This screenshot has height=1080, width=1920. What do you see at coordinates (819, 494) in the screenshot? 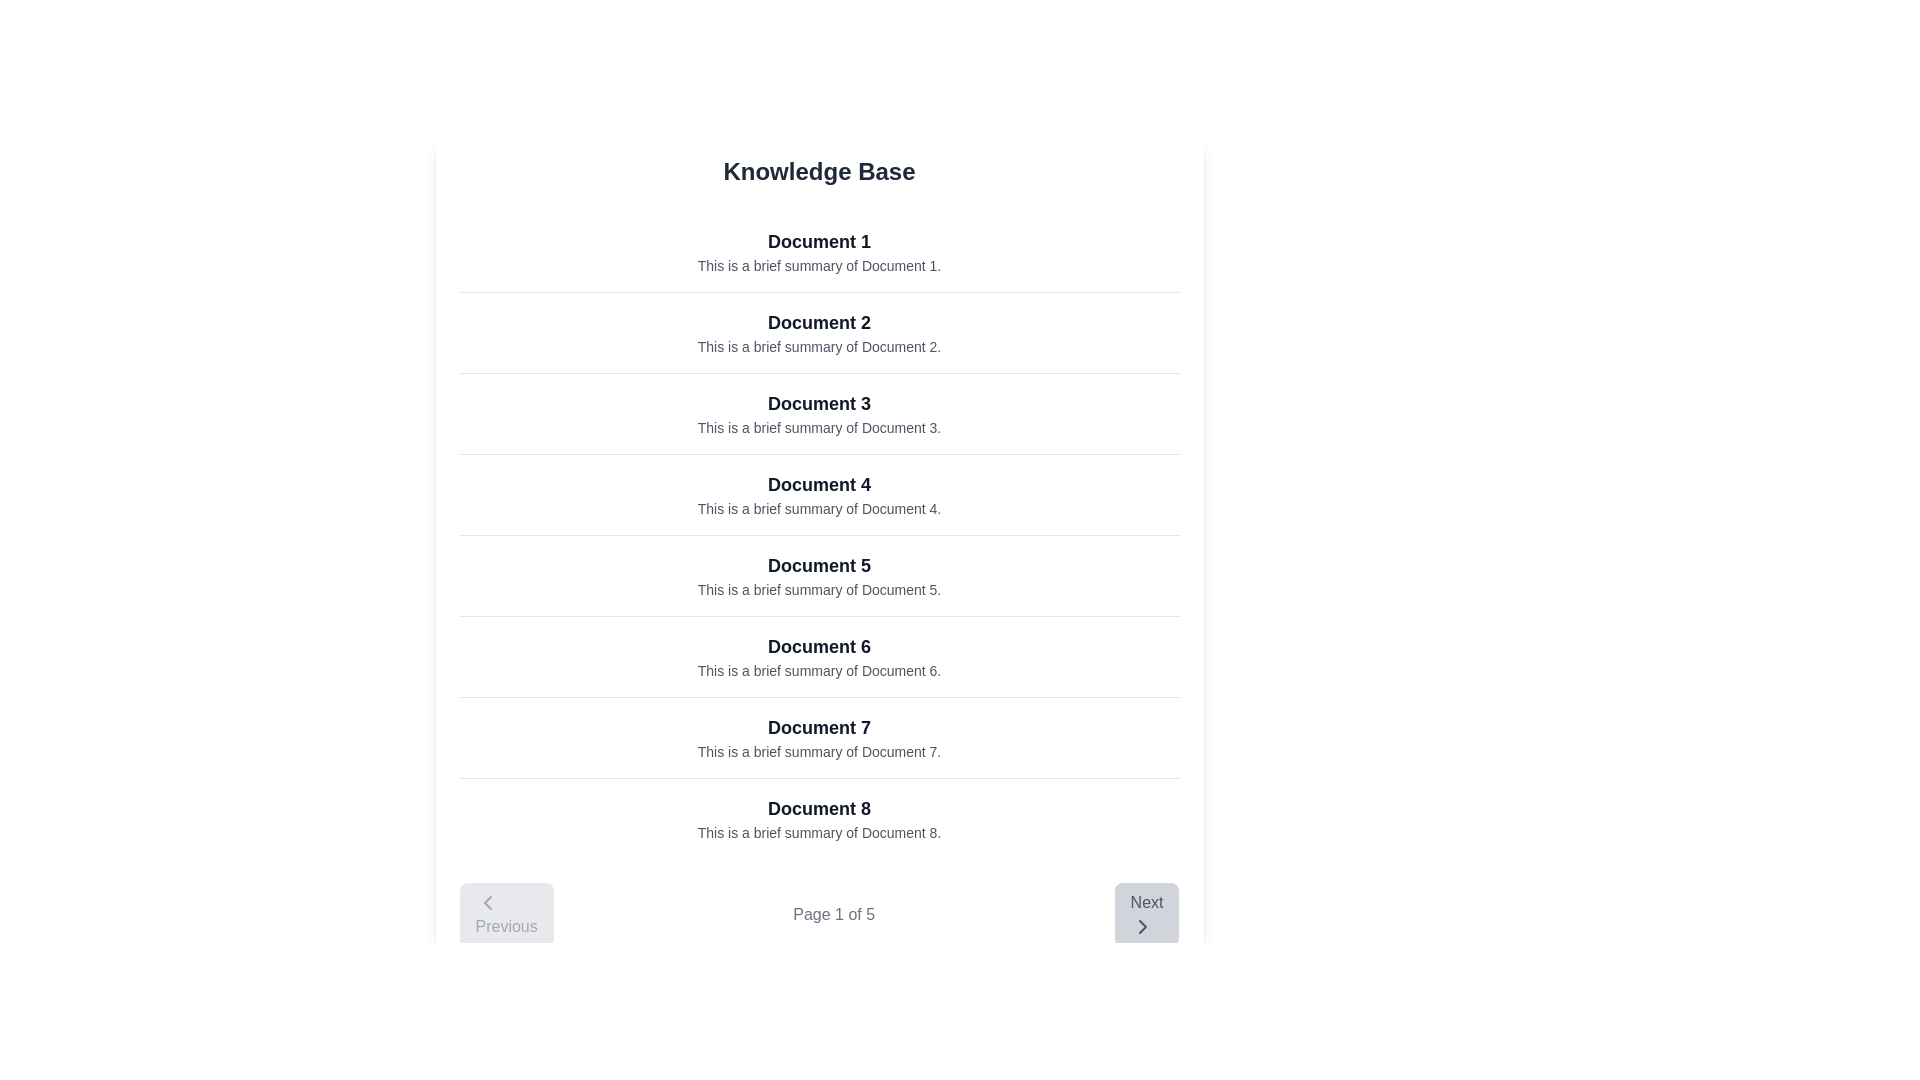
I see `the text display component labeled 'Document 4' to interact with any nearby interactive elements if present` at bounding box center [819, 494].